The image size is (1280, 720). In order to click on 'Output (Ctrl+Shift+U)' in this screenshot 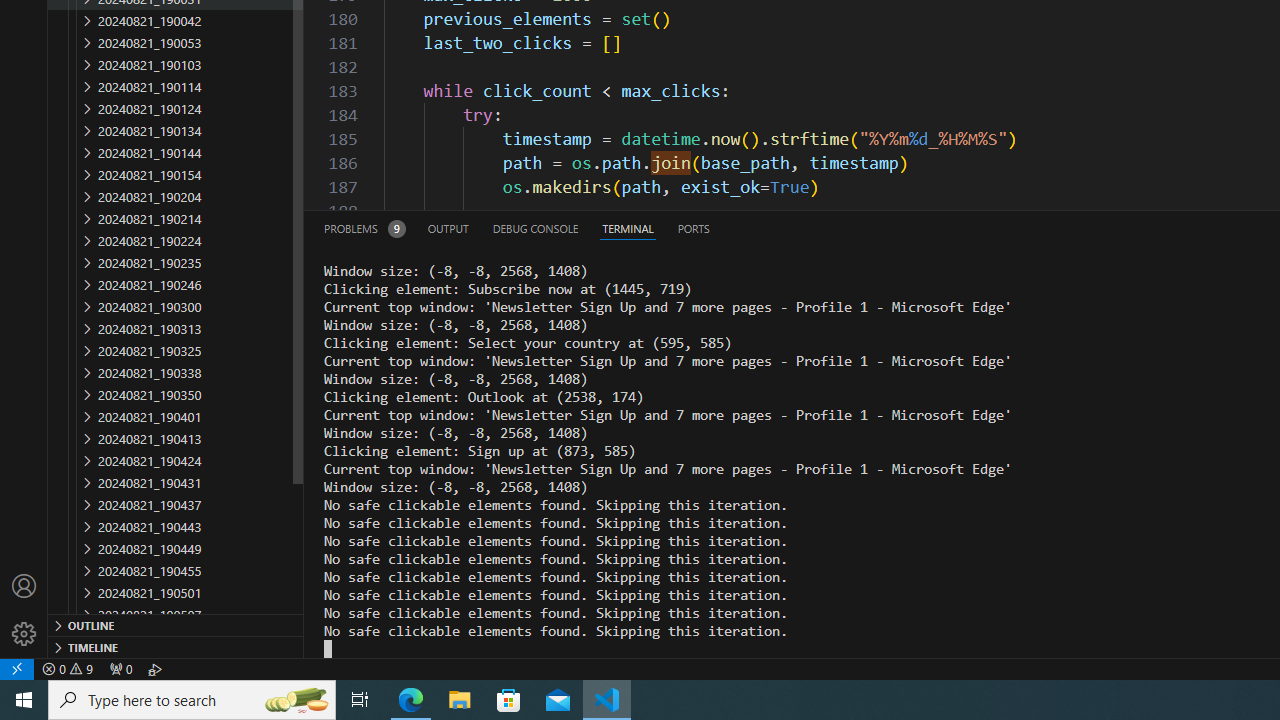, I will do `click(447, 227)`.